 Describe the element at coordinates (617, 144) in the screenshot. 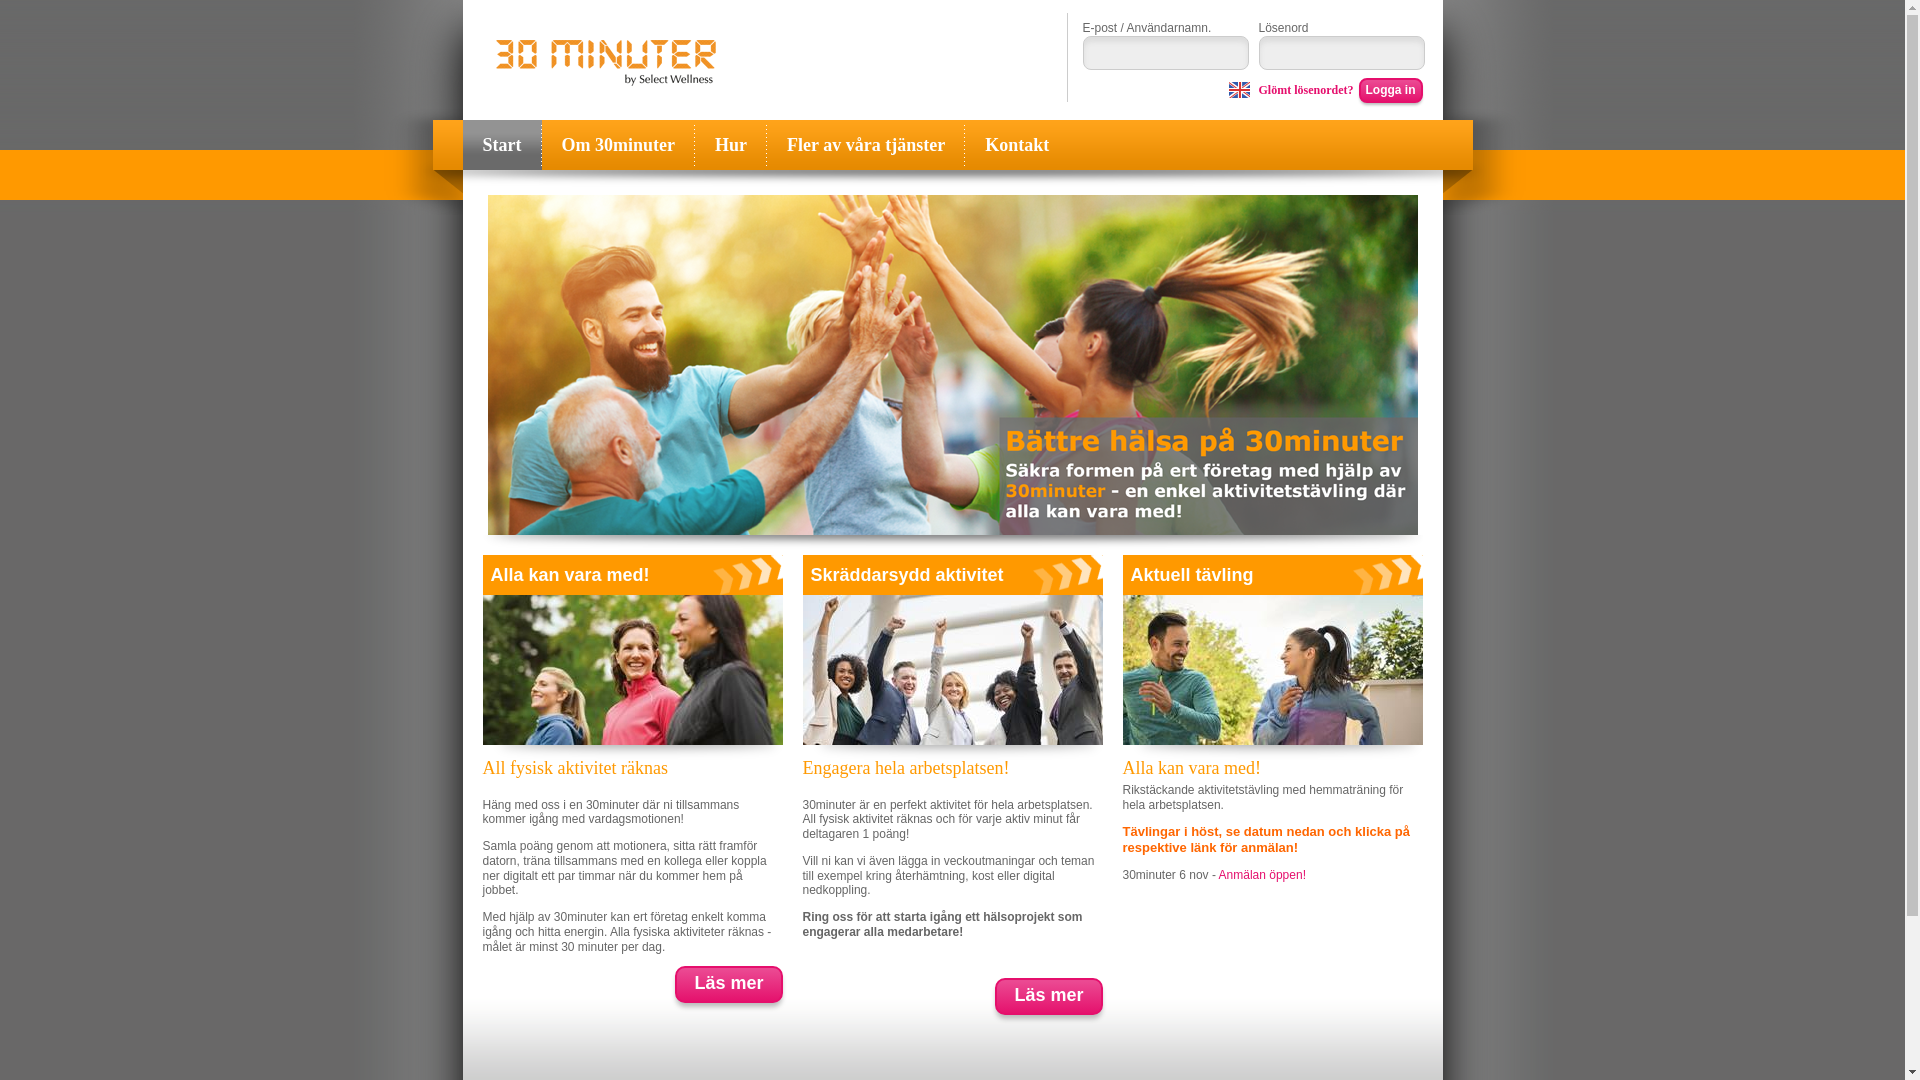

I see `'Om 30minuter'` at that location.